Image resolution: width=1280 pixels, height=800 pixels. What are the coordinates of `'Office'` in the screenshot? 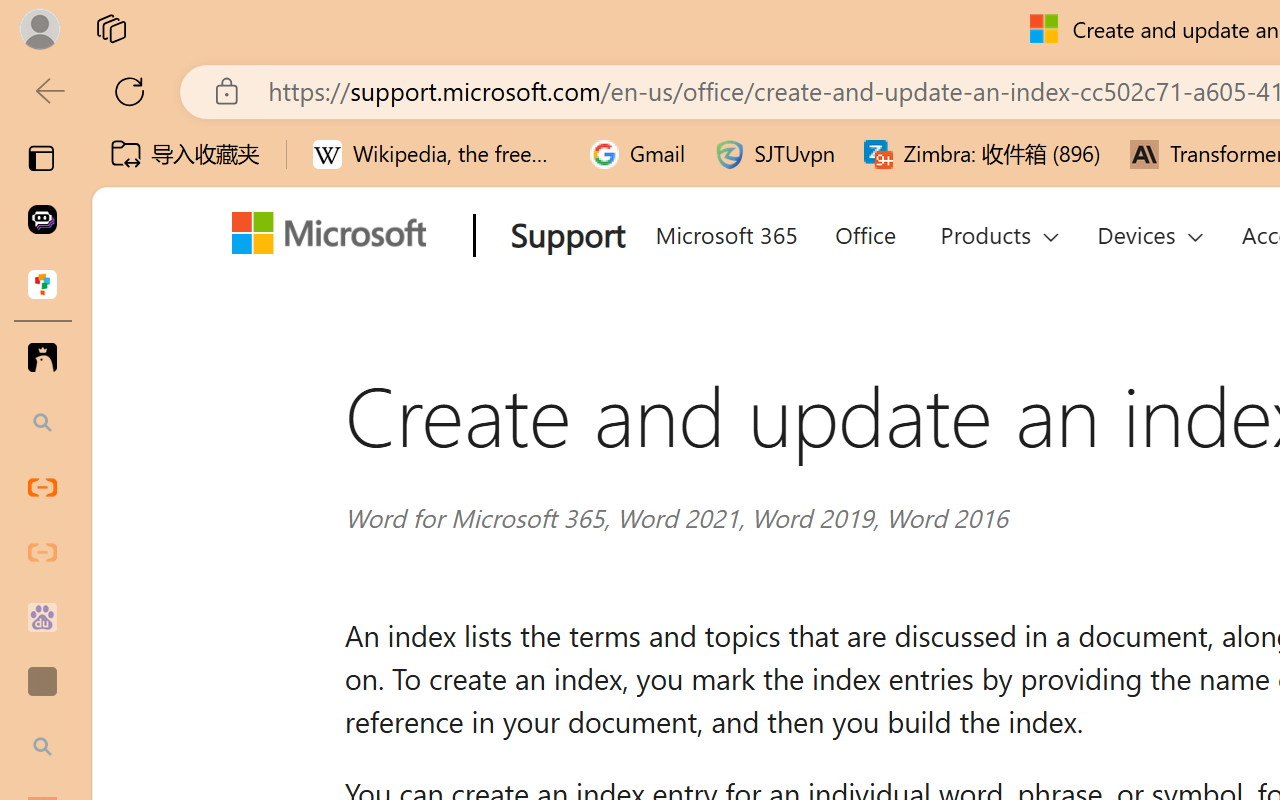 It's located at (864, 231).